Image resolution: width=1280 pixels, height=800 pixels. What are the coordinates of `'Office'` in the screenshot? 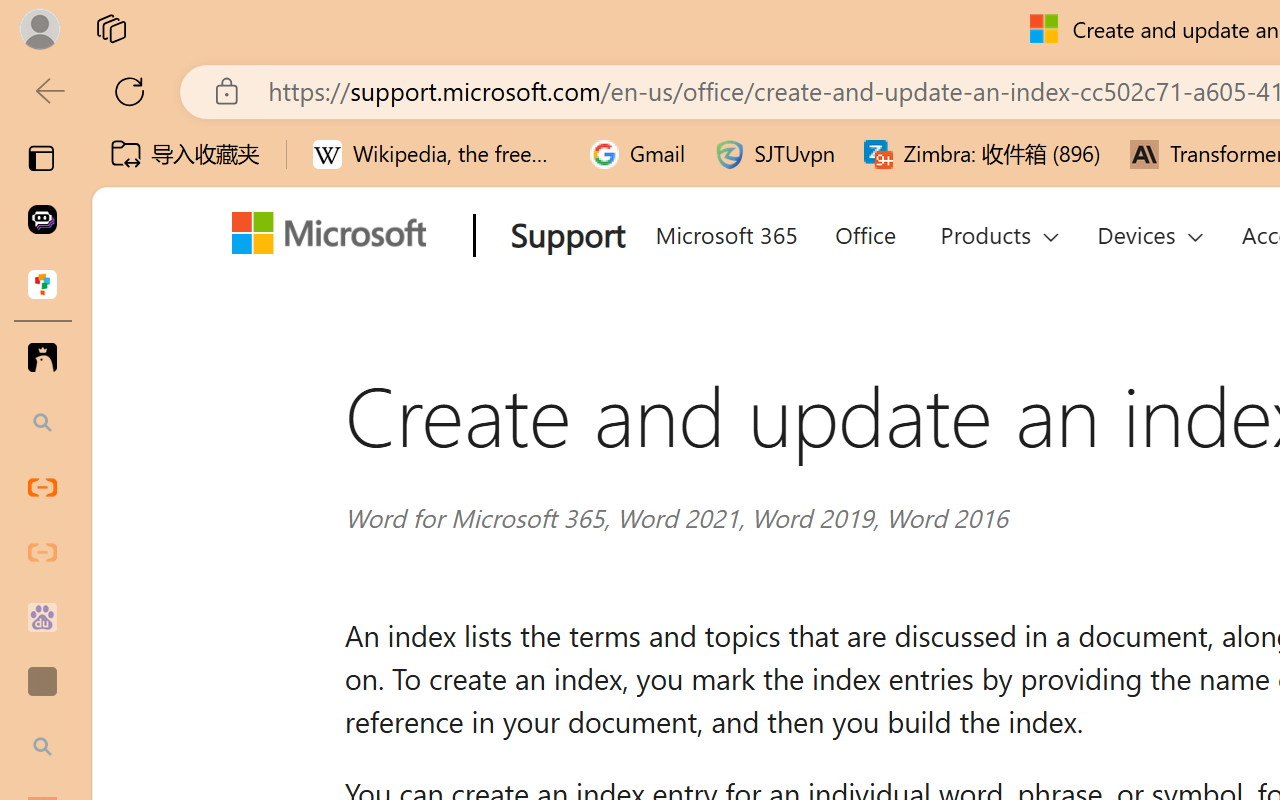 It's located at (864, 231).